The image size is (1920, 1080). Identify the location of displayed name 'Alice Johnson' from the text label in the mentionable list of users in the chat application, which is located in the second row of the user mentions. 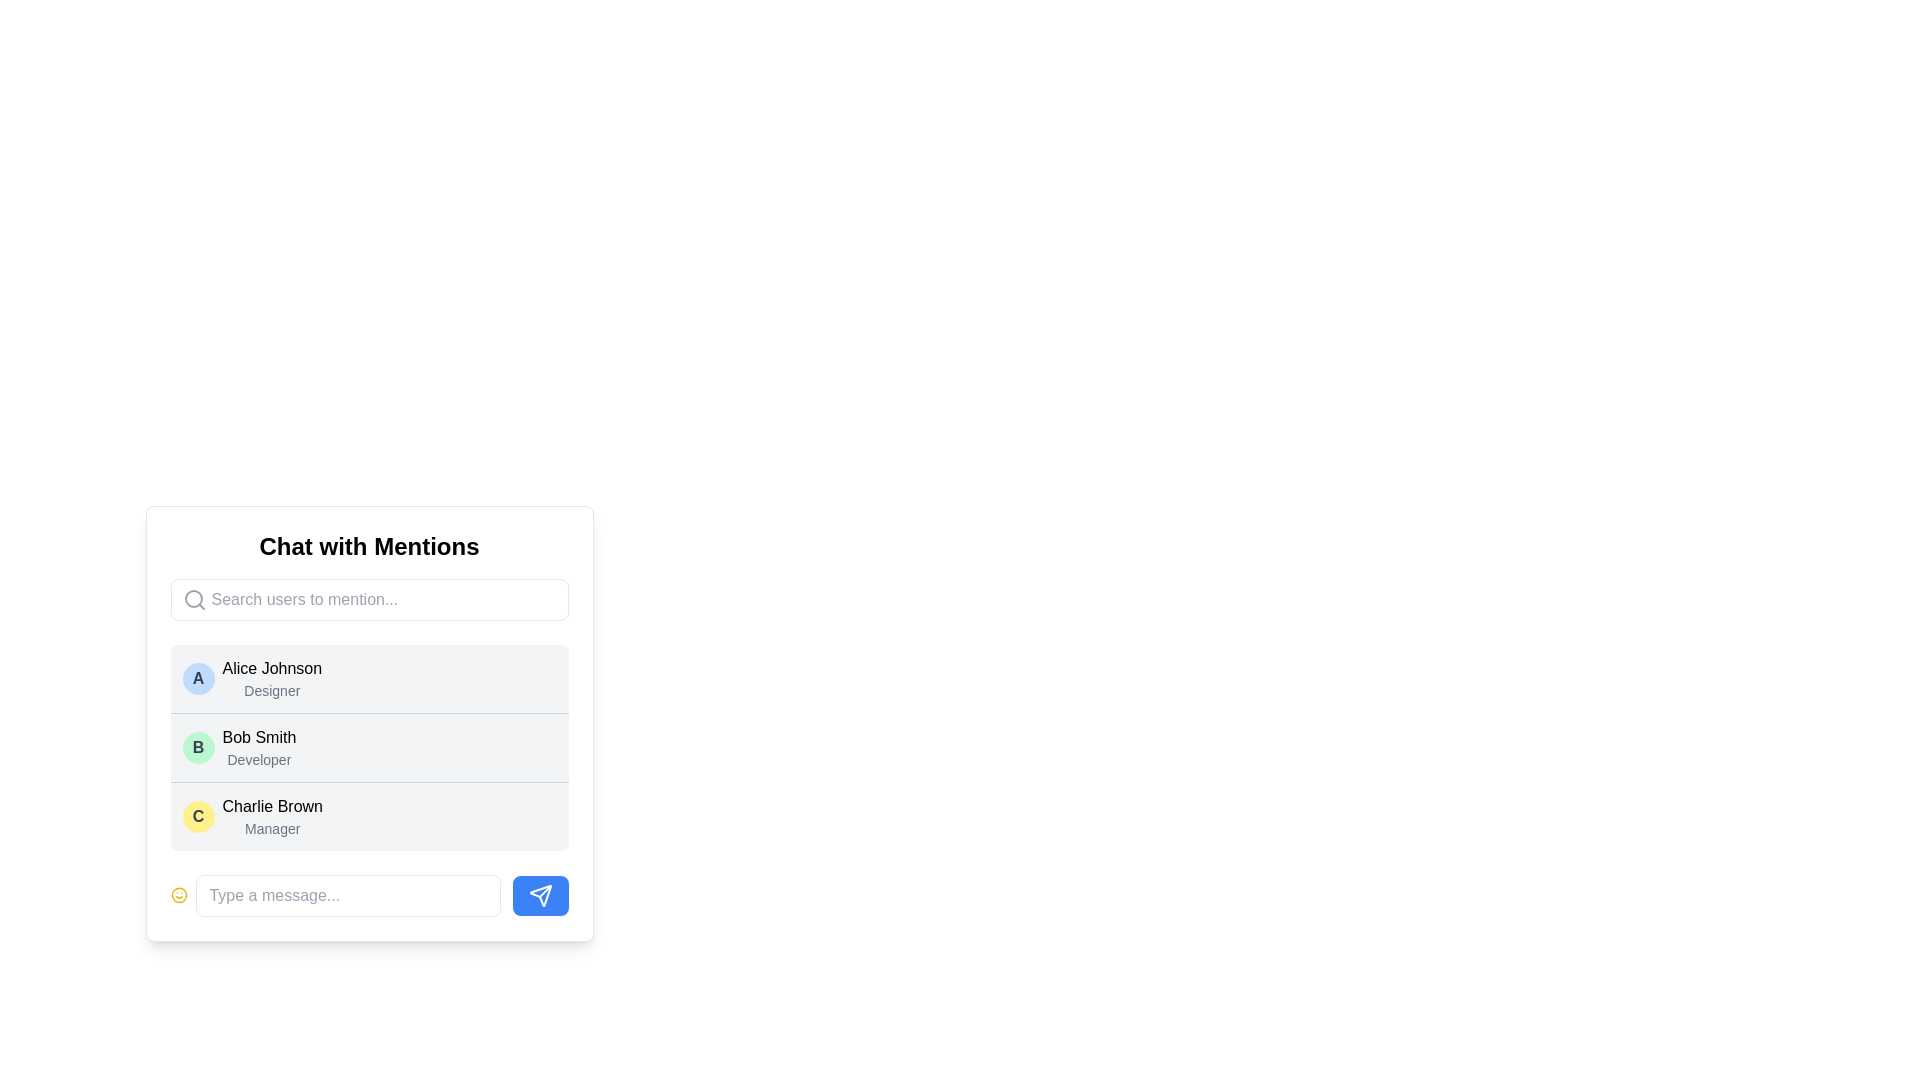
(271, 668).